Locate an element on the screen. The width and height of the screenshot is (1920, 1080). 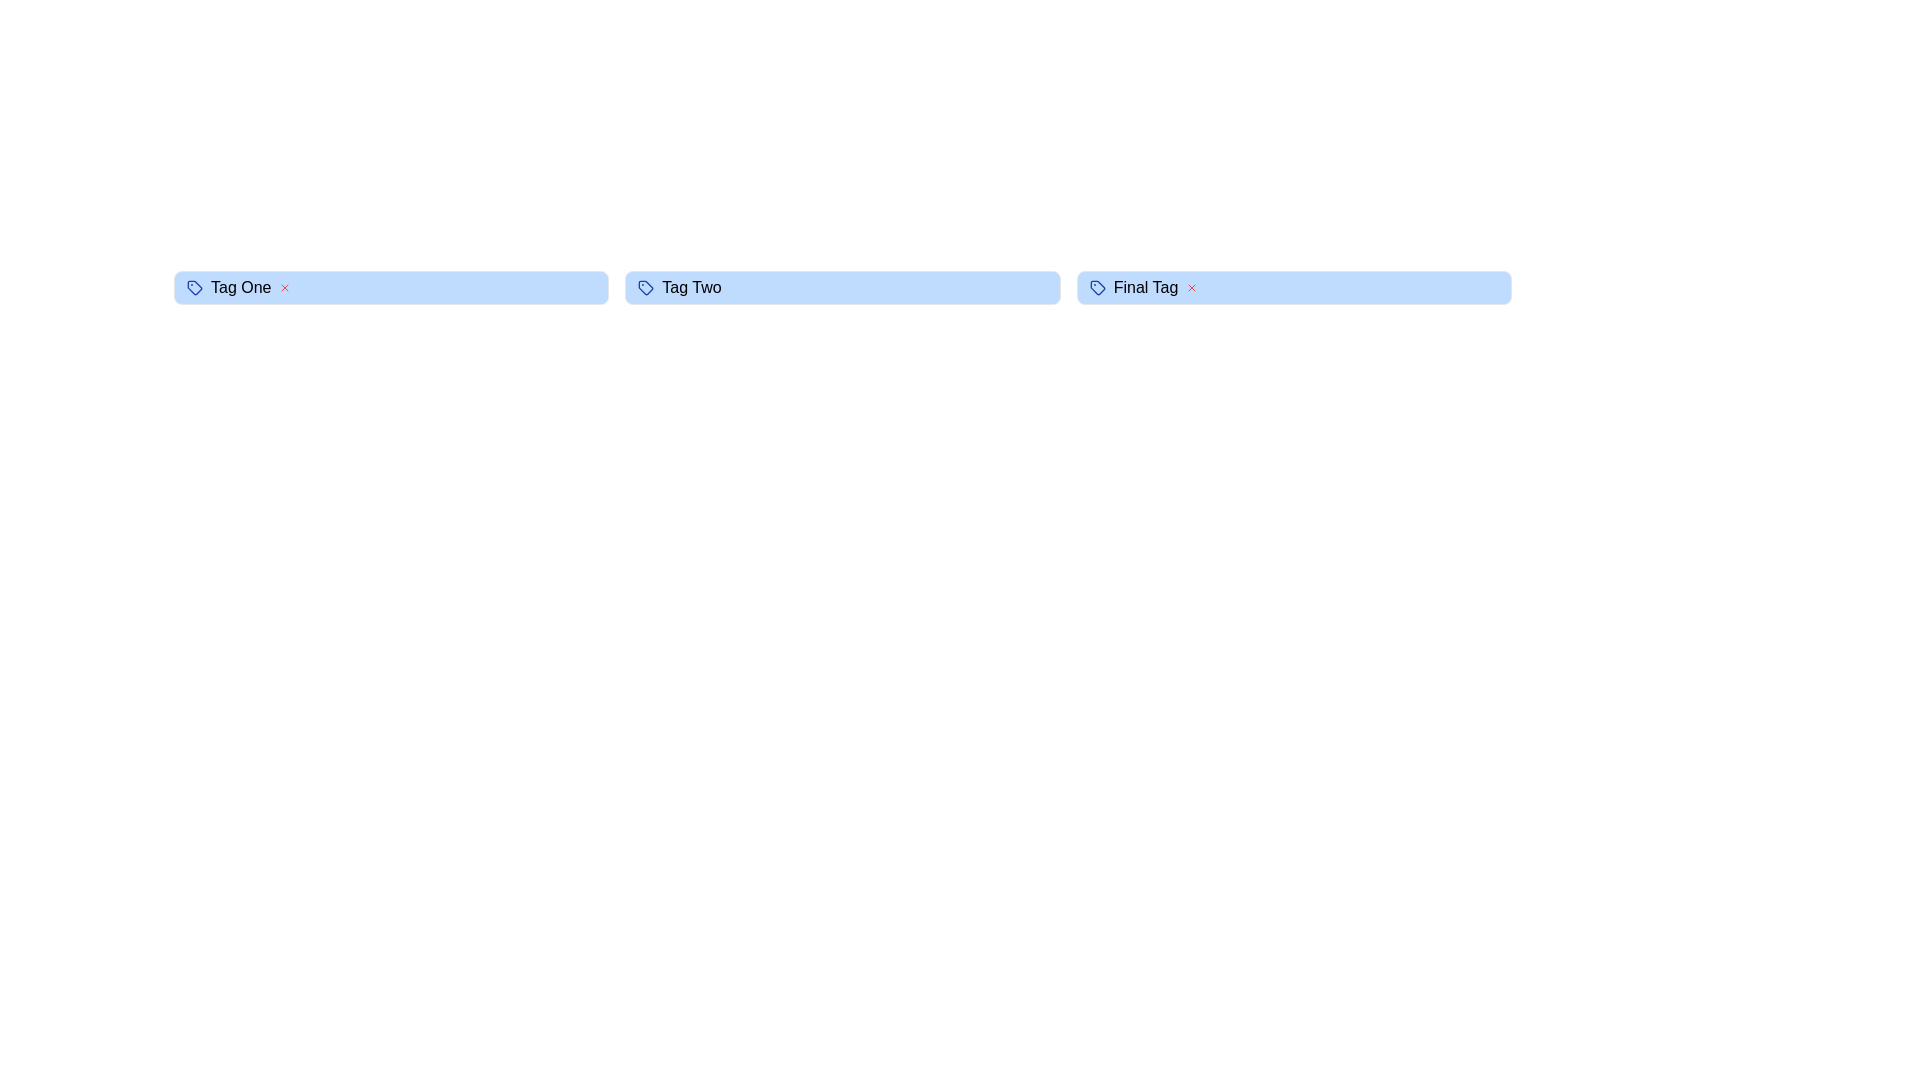
the blue tag icon located to the left of the text 'Tag Two' is located at coordinates (646, 288).